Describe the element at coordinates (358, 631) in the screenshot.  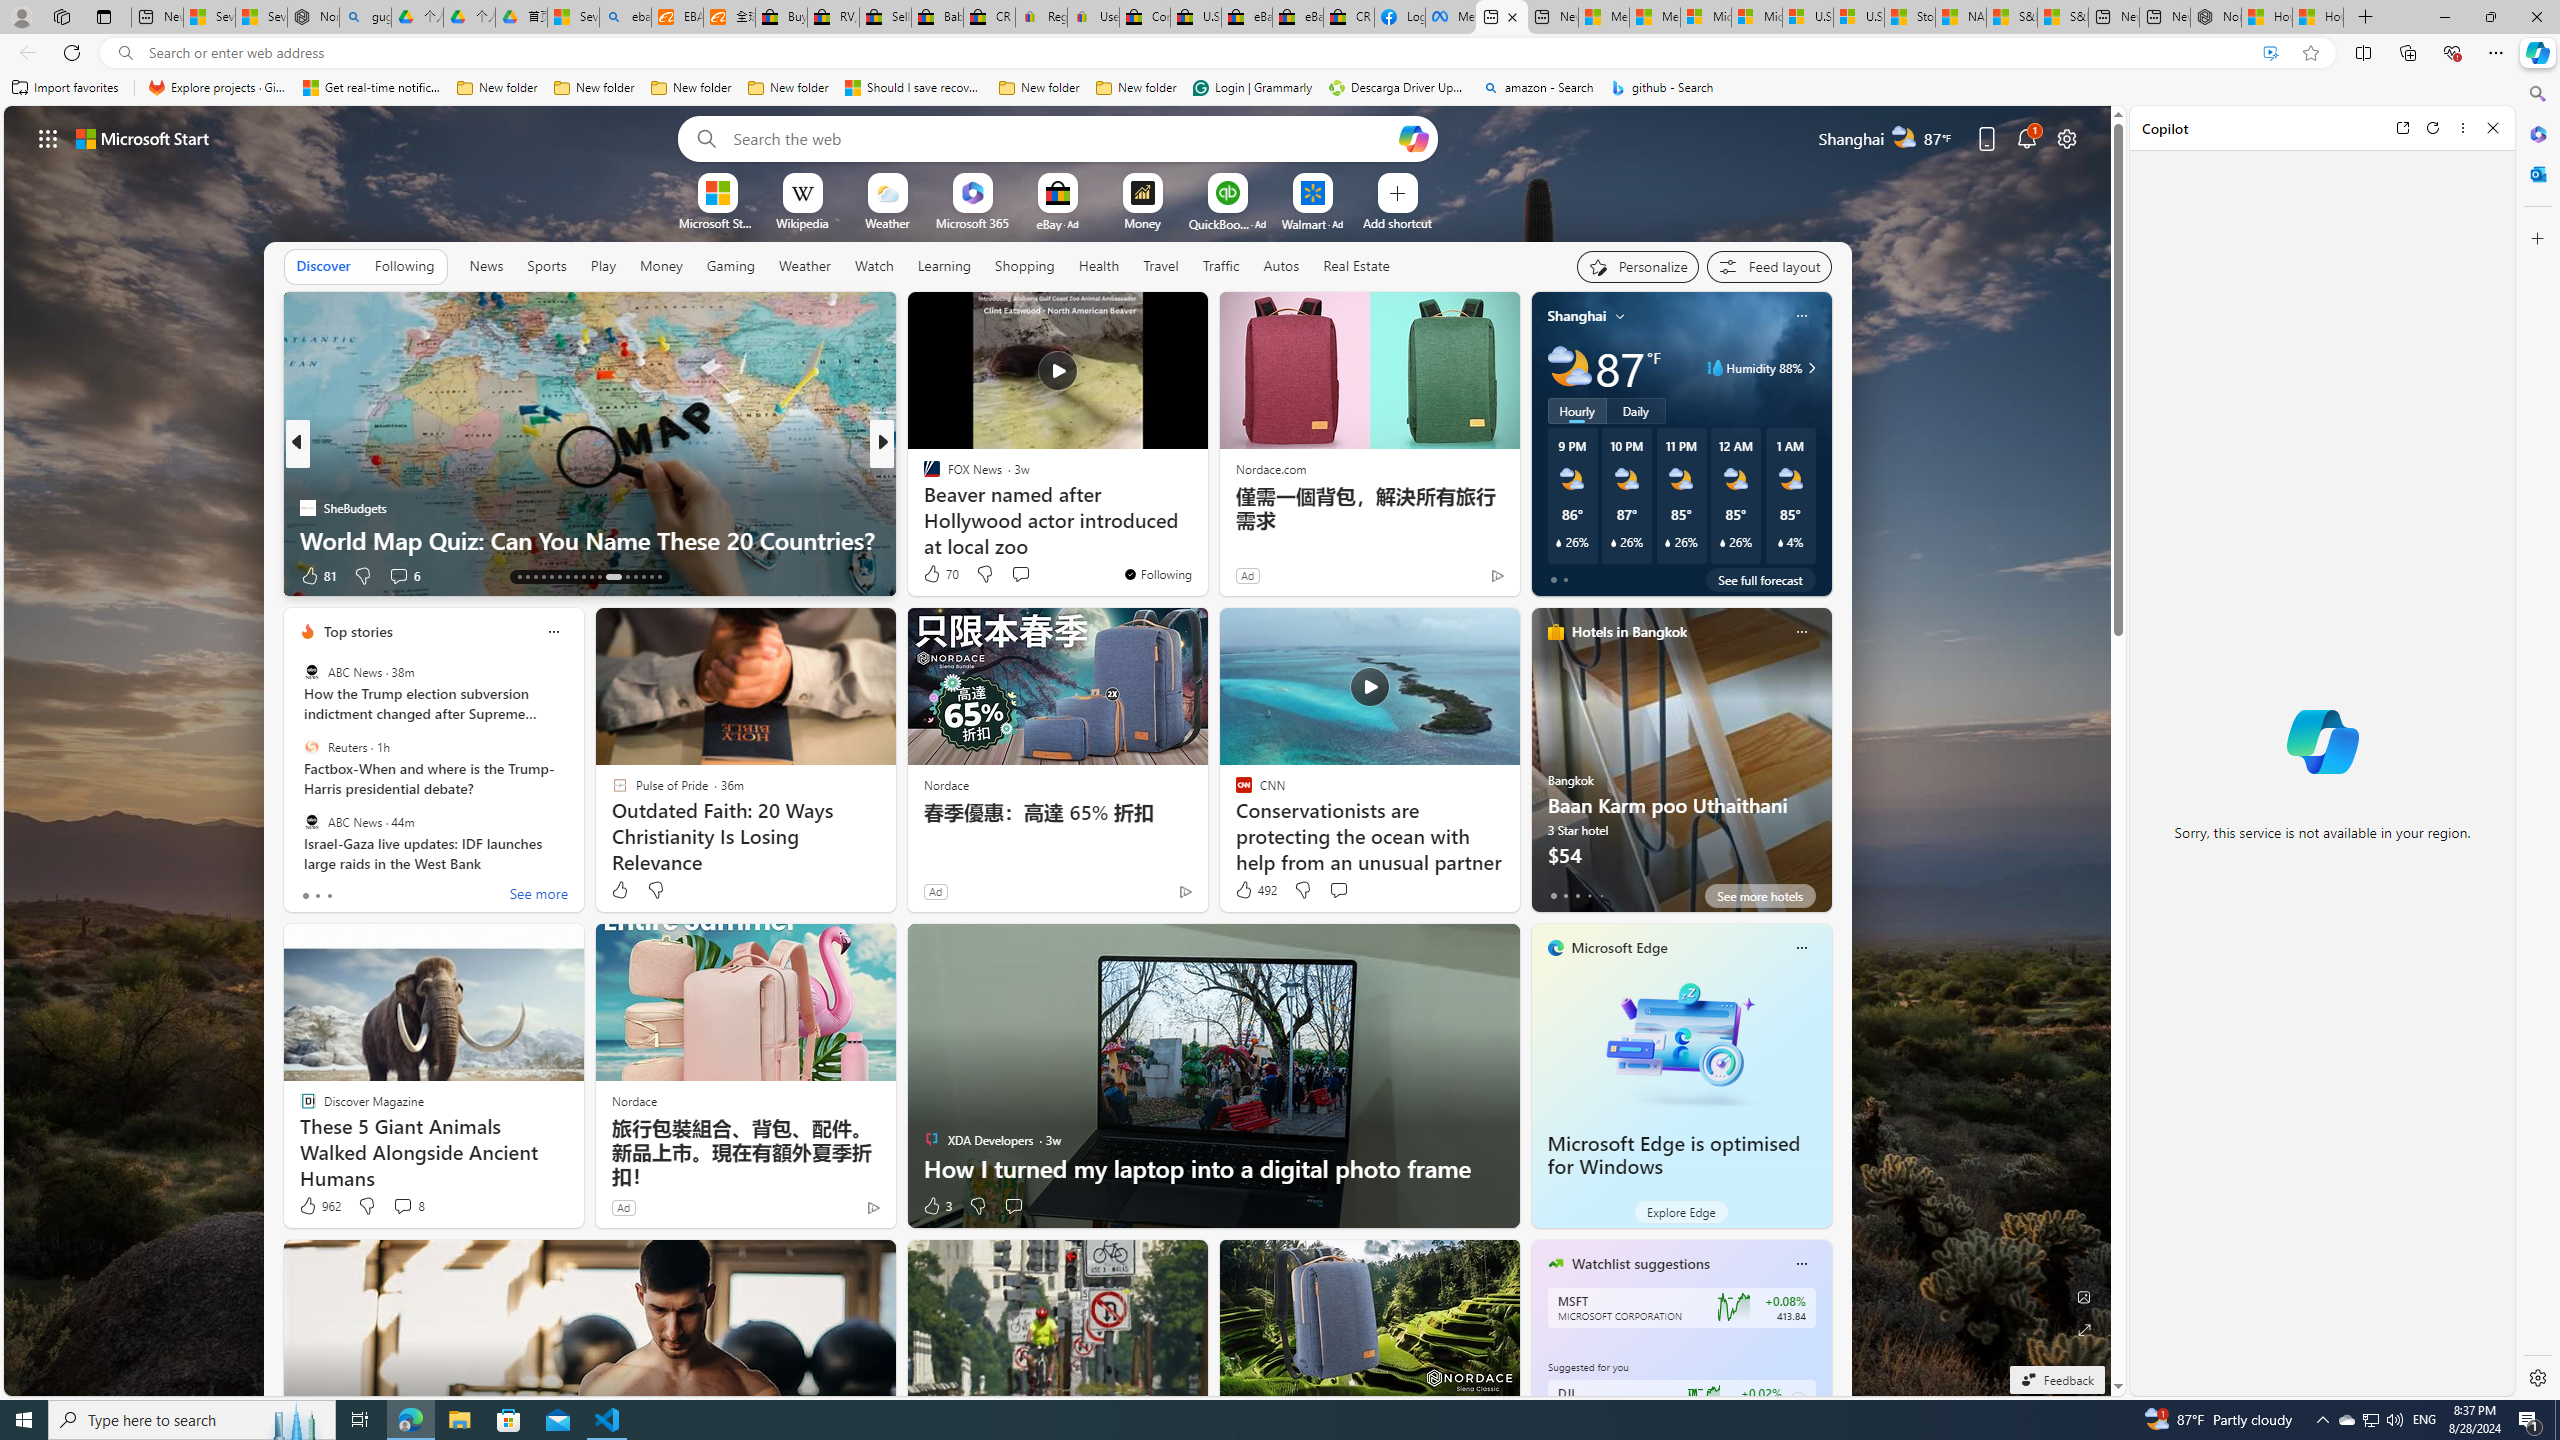
I see `'Top stories'` at that location.